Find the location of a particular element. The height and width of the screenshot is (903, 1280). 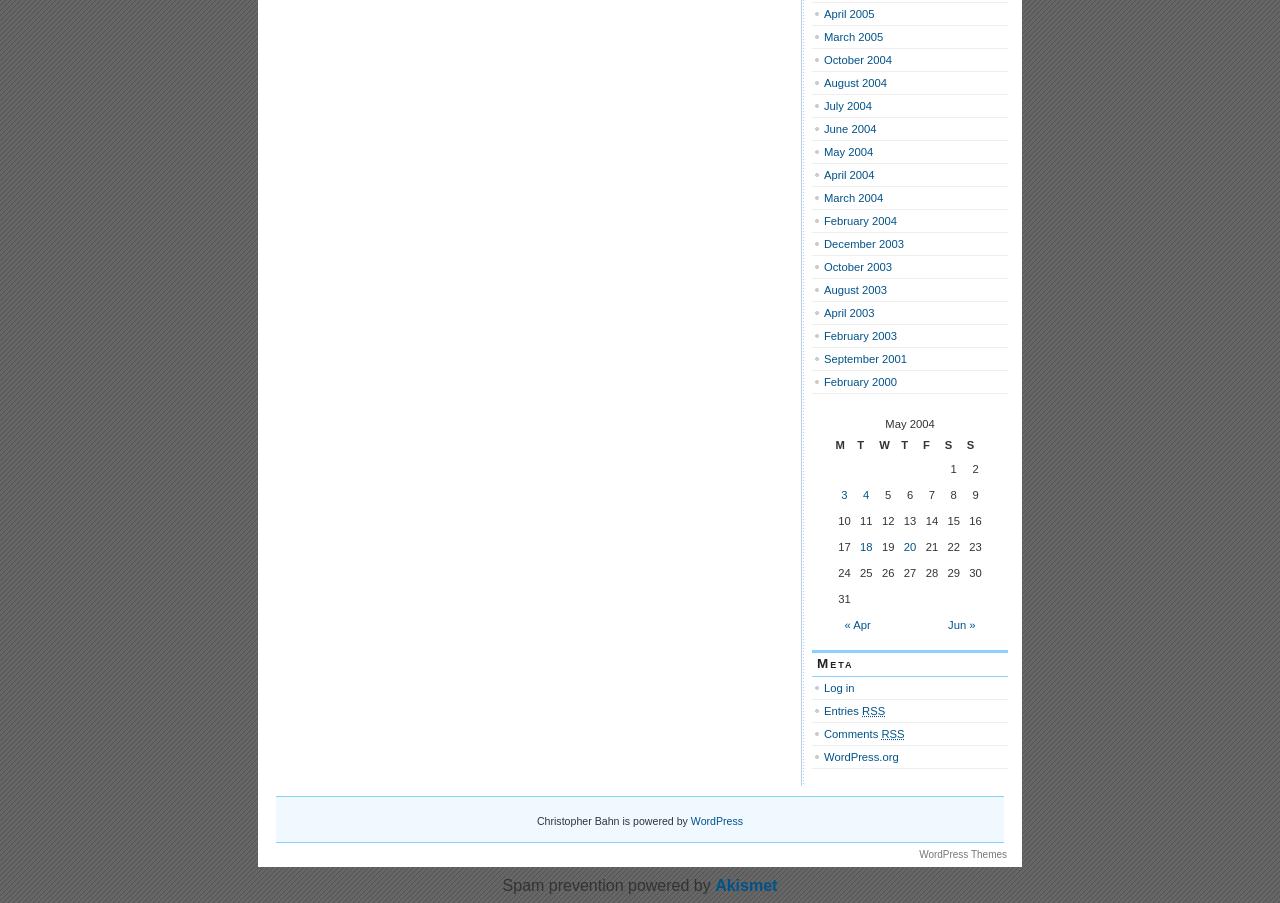

'4' is located at coordinates (862, 495).